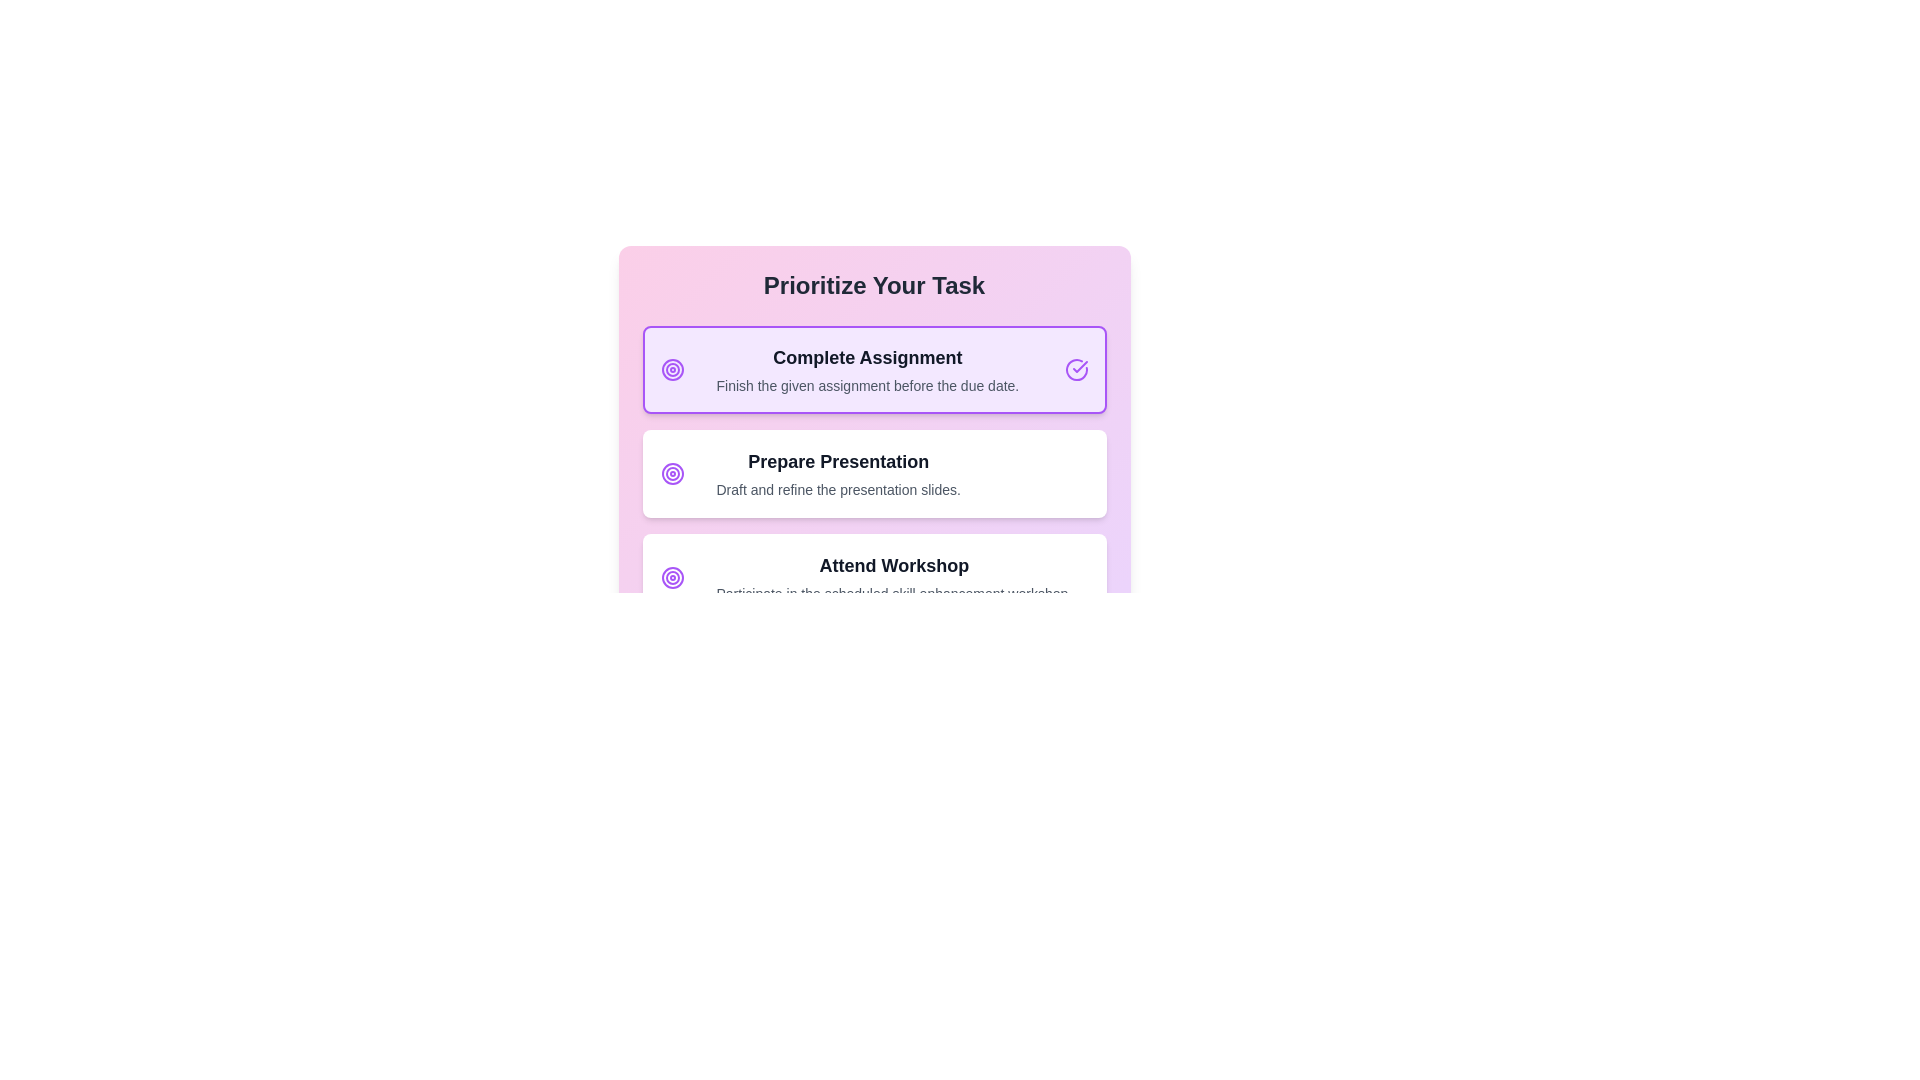 This screenshot has height=1080, width=1920. I want to click on the outermost SVG circle component that visually represents the task's relation to goals, located to the left of the 'Prepare Presentation' task item under the 'Prioritize Your Task' header, so click(672, 474).